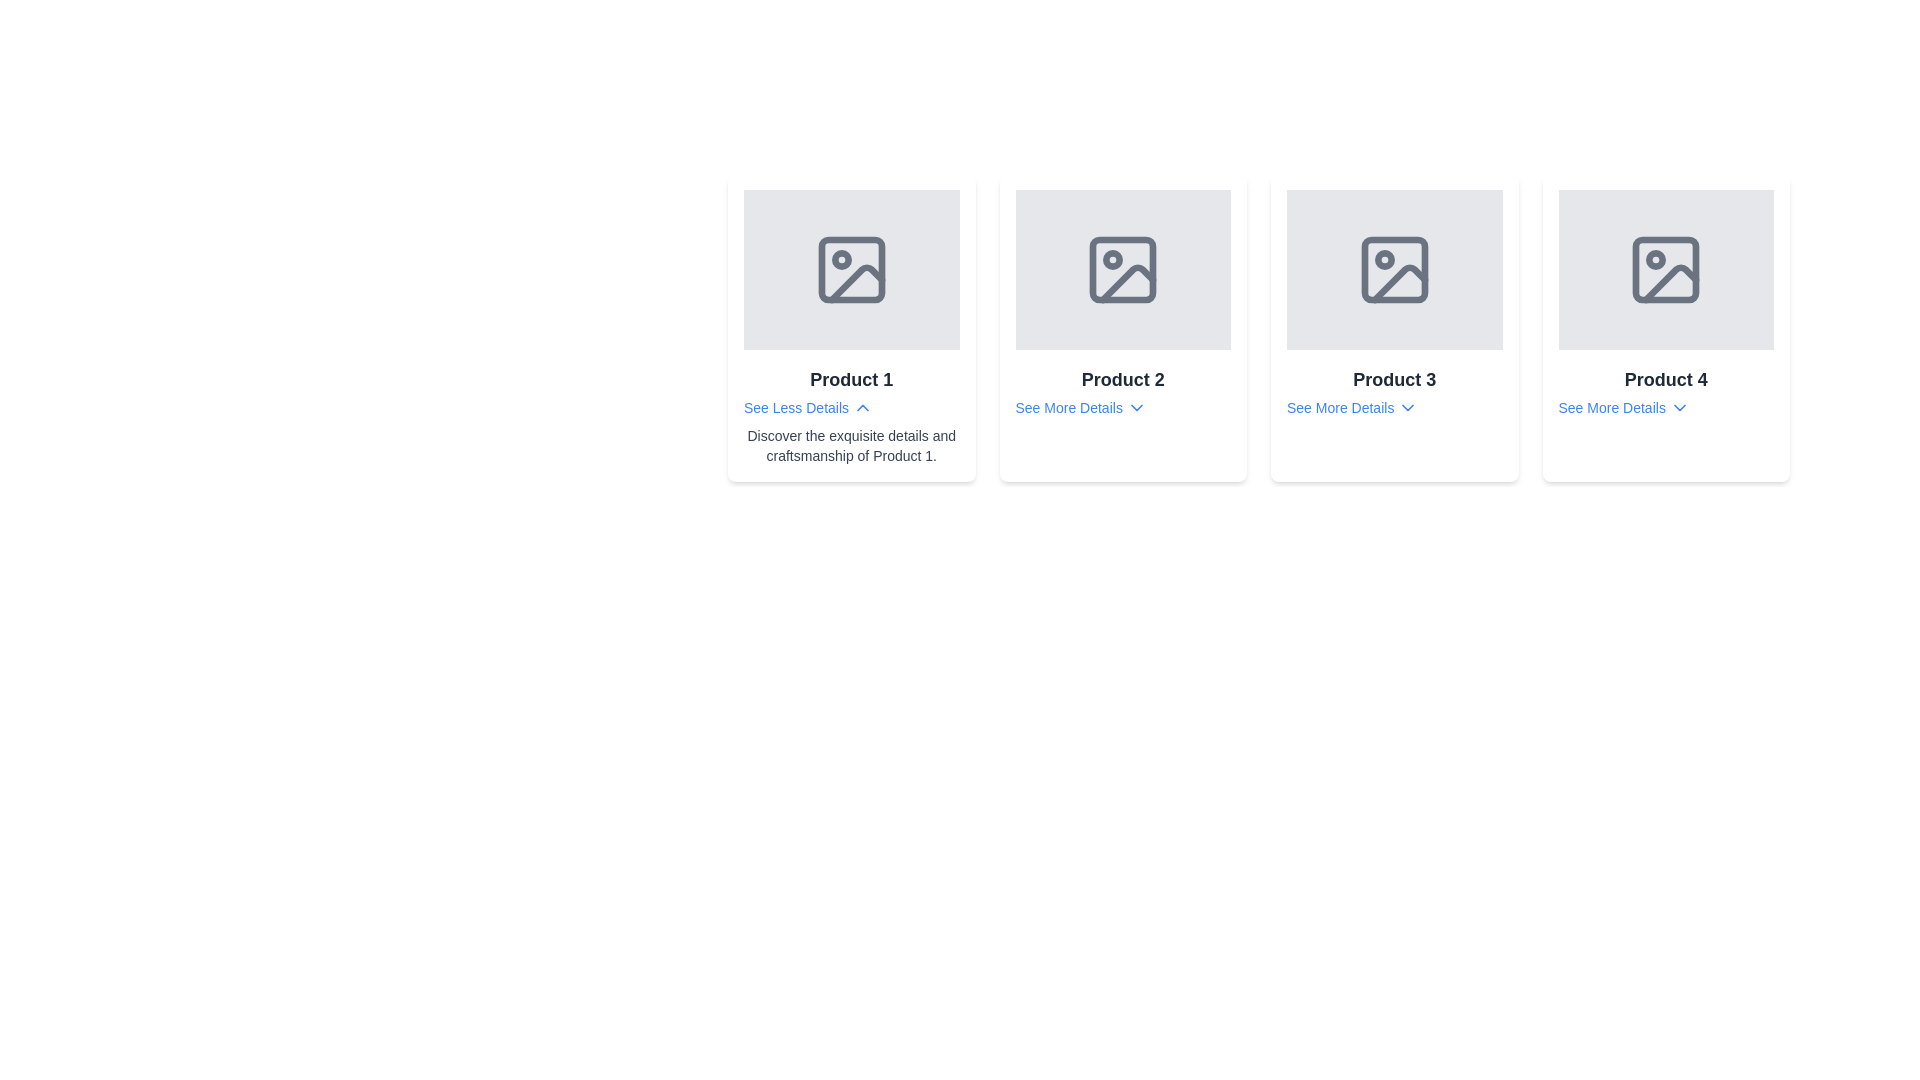 This screenshot has width=1920, height=1080. What do you see at coordinates (851, 270) in the screenshot?
I see `the rectangular shape with rounded corners that is part of the picture icon in the first card labeled 'Product 1' at the top-left corner of the grid` at bounding box center [851, 270].